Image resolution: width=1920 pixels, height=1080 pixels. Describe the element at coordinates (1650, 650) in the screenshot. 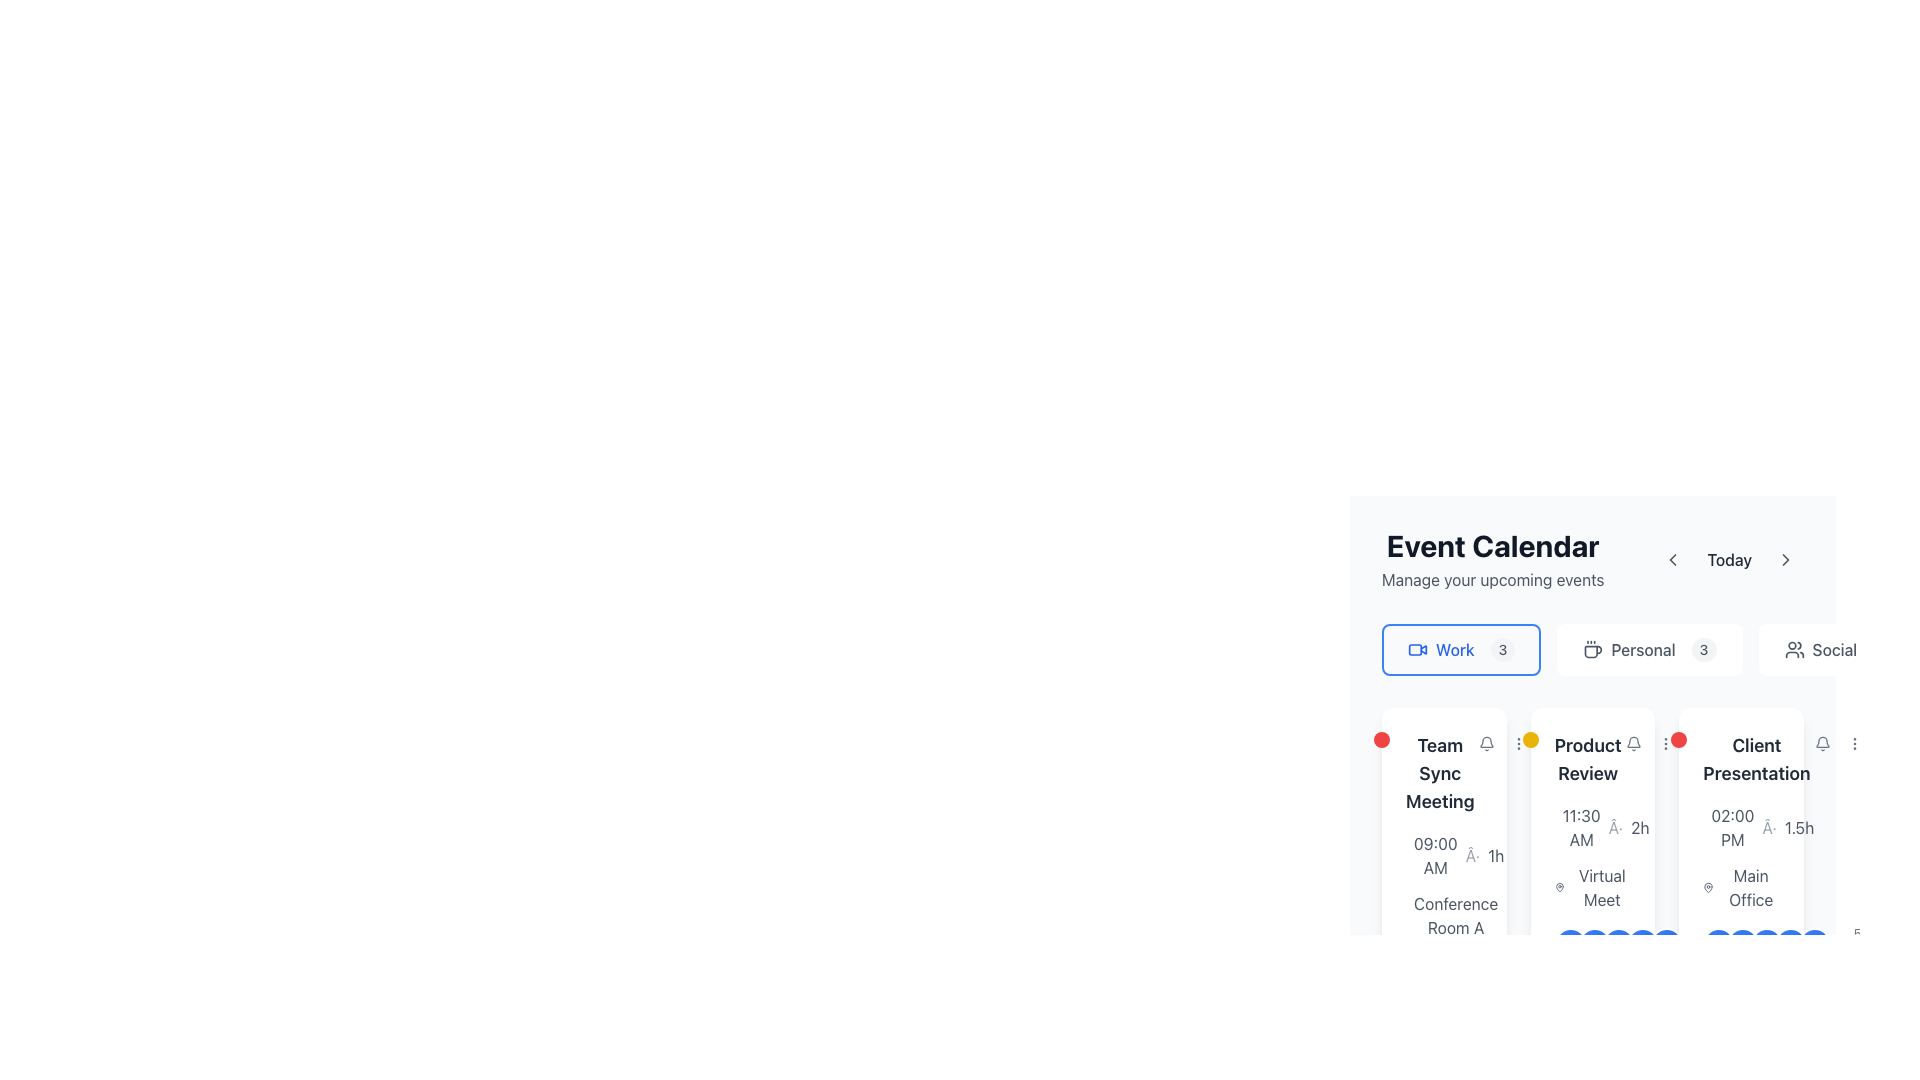

I see `the 'Personal' filter button` at that location.